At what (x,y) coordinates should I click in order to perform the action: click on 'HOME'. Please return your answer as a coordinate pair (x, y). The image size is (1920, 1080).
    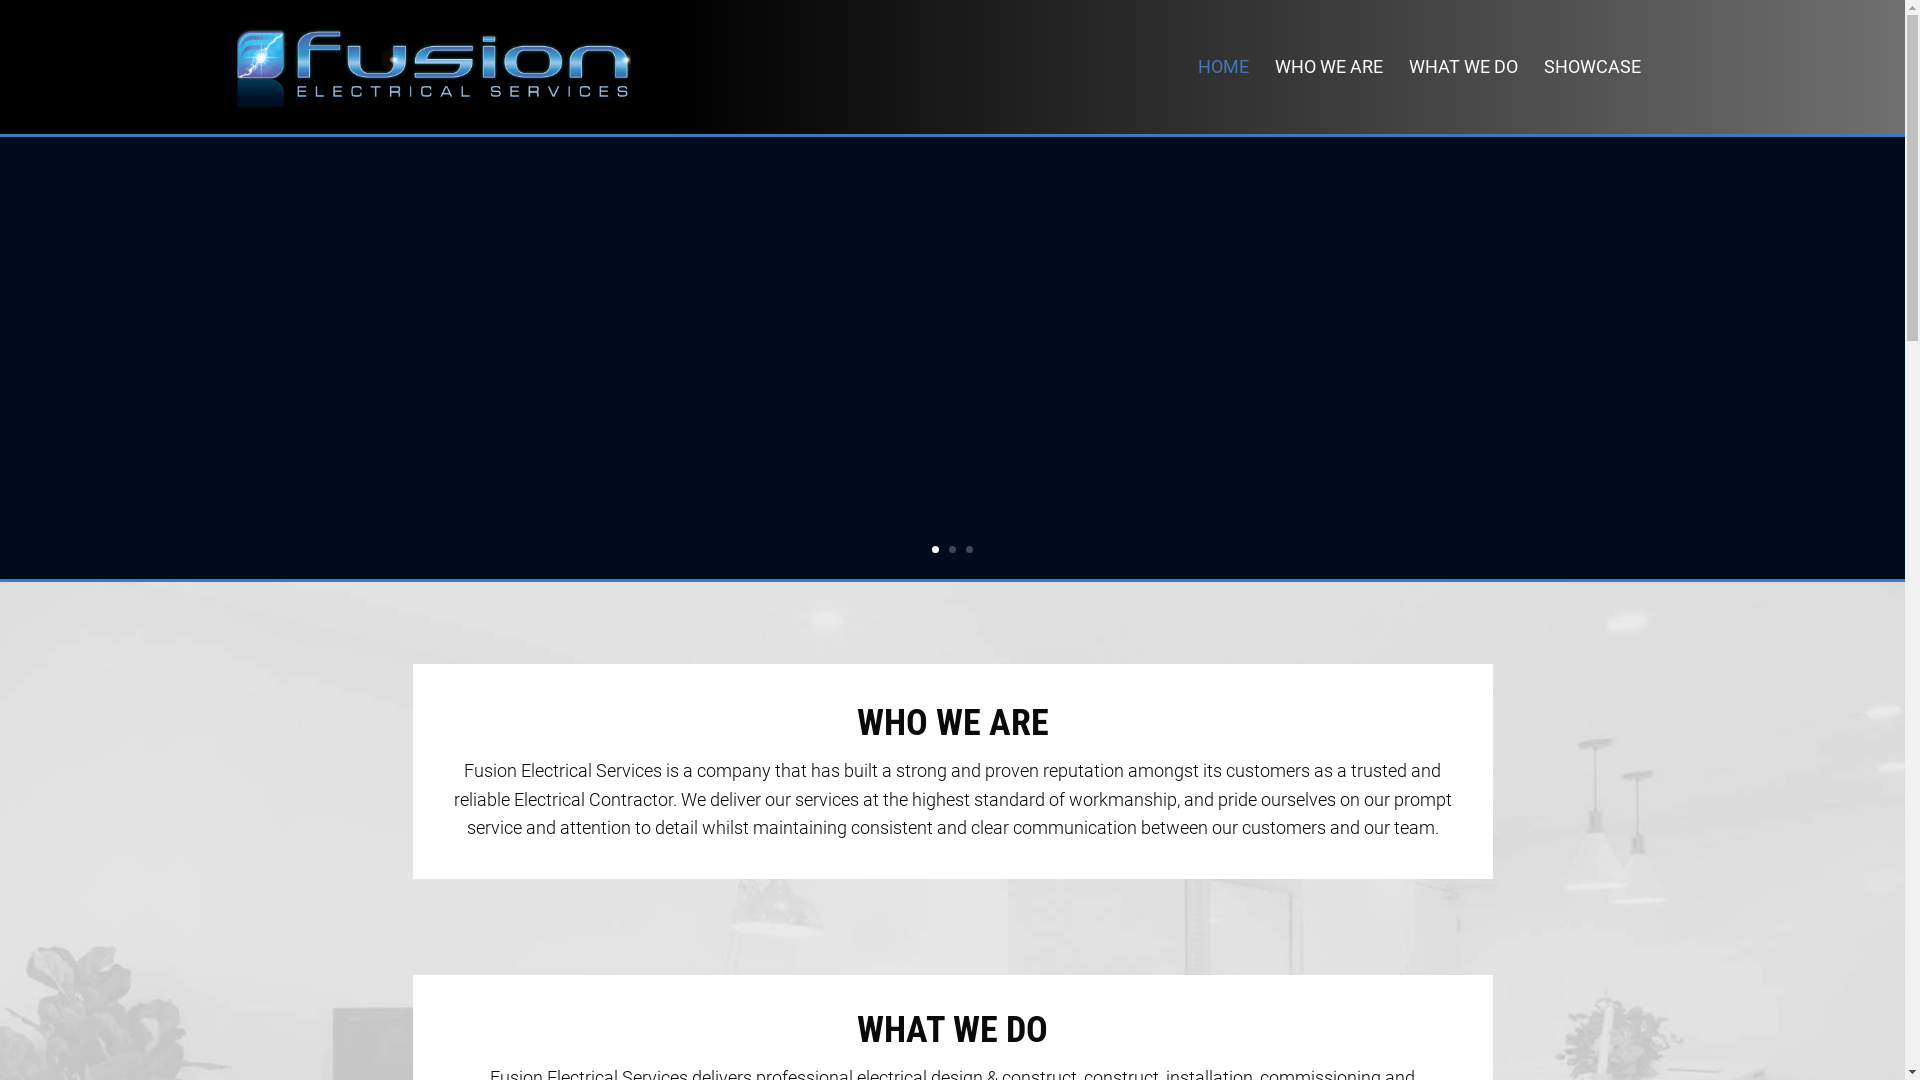
    Looking at the image, I should click on (1222, 96).